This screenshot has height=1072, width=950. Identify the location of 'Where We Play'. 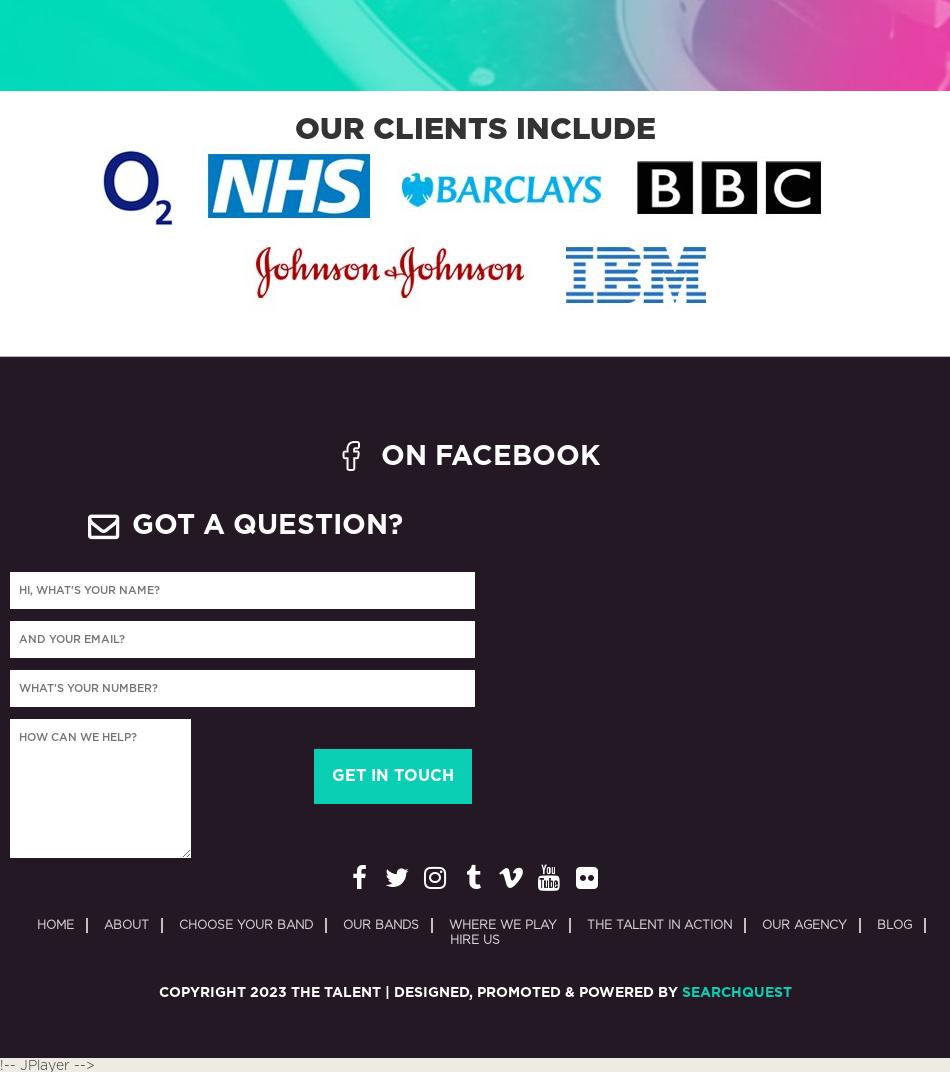
(447, 925).